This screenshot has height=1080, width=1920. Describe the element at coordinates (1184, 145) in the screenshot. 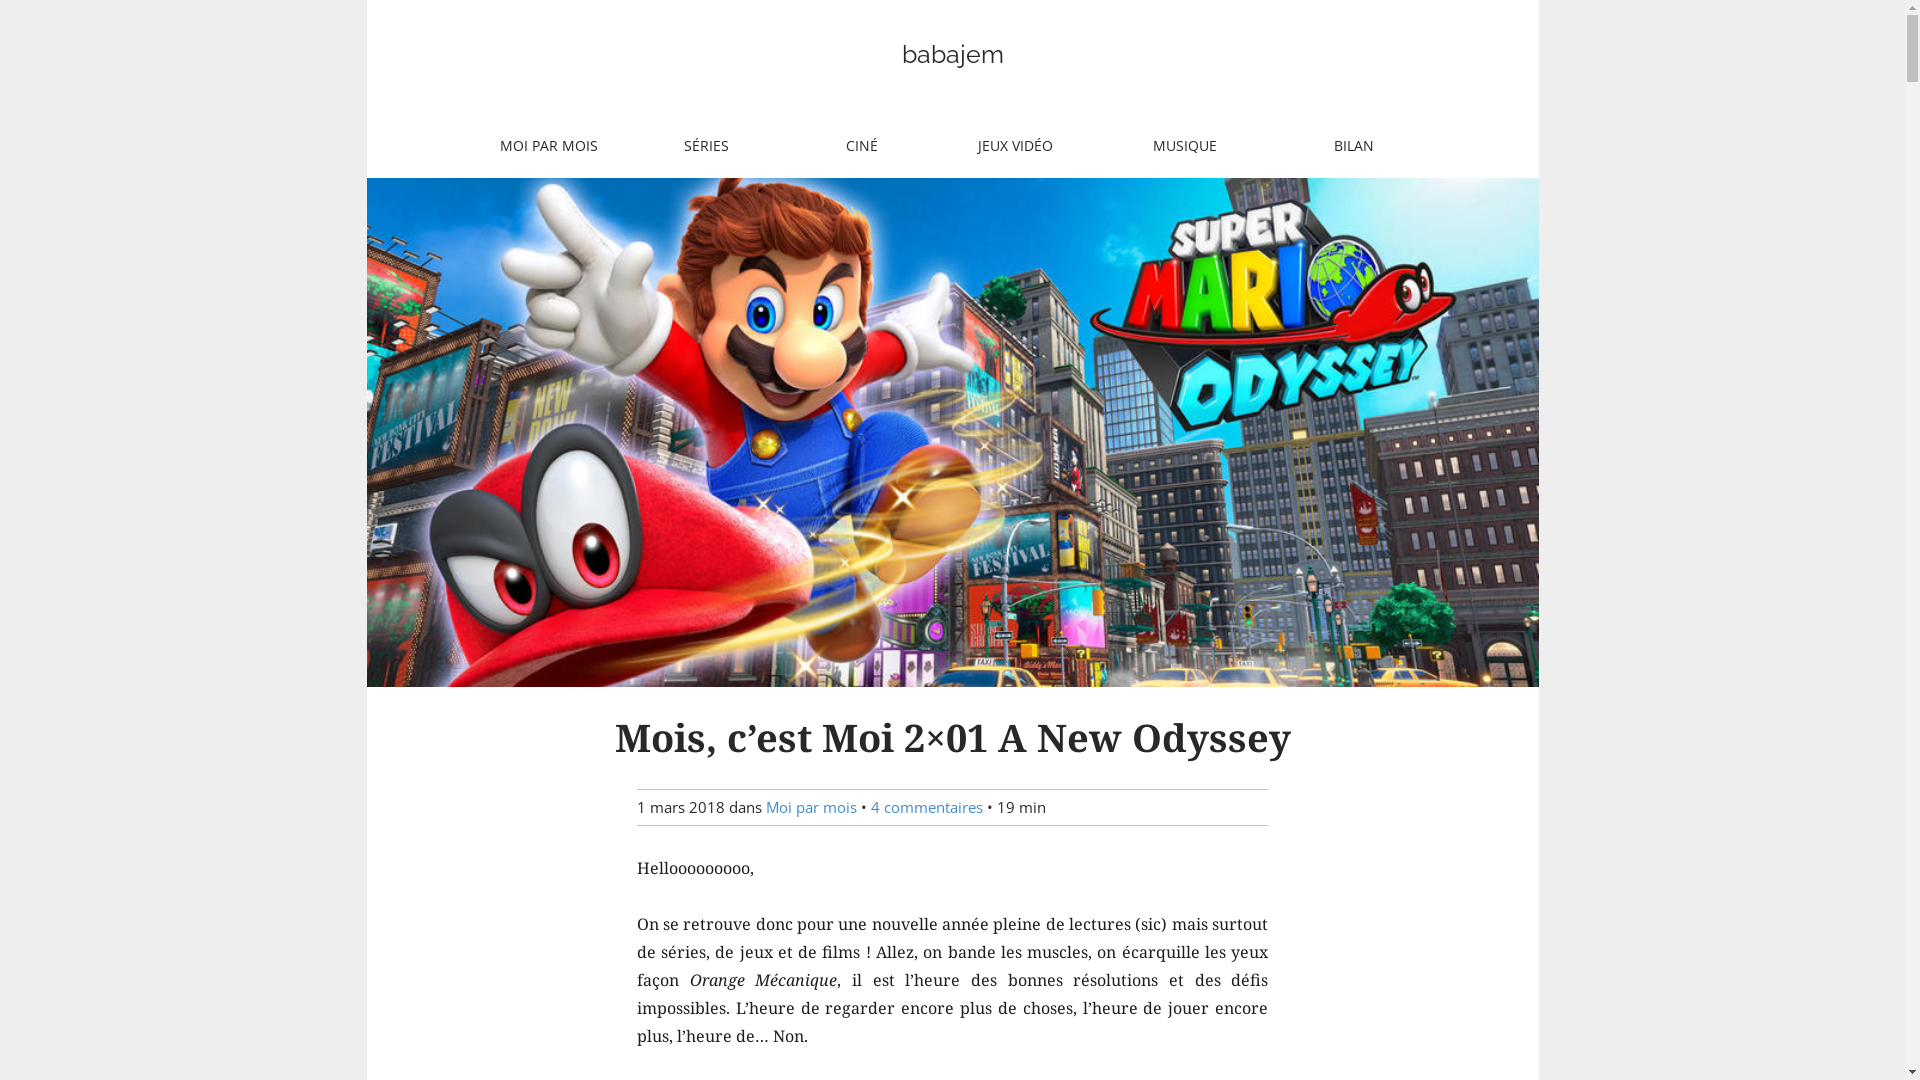

I see `'MUSIQUE'` at that location.